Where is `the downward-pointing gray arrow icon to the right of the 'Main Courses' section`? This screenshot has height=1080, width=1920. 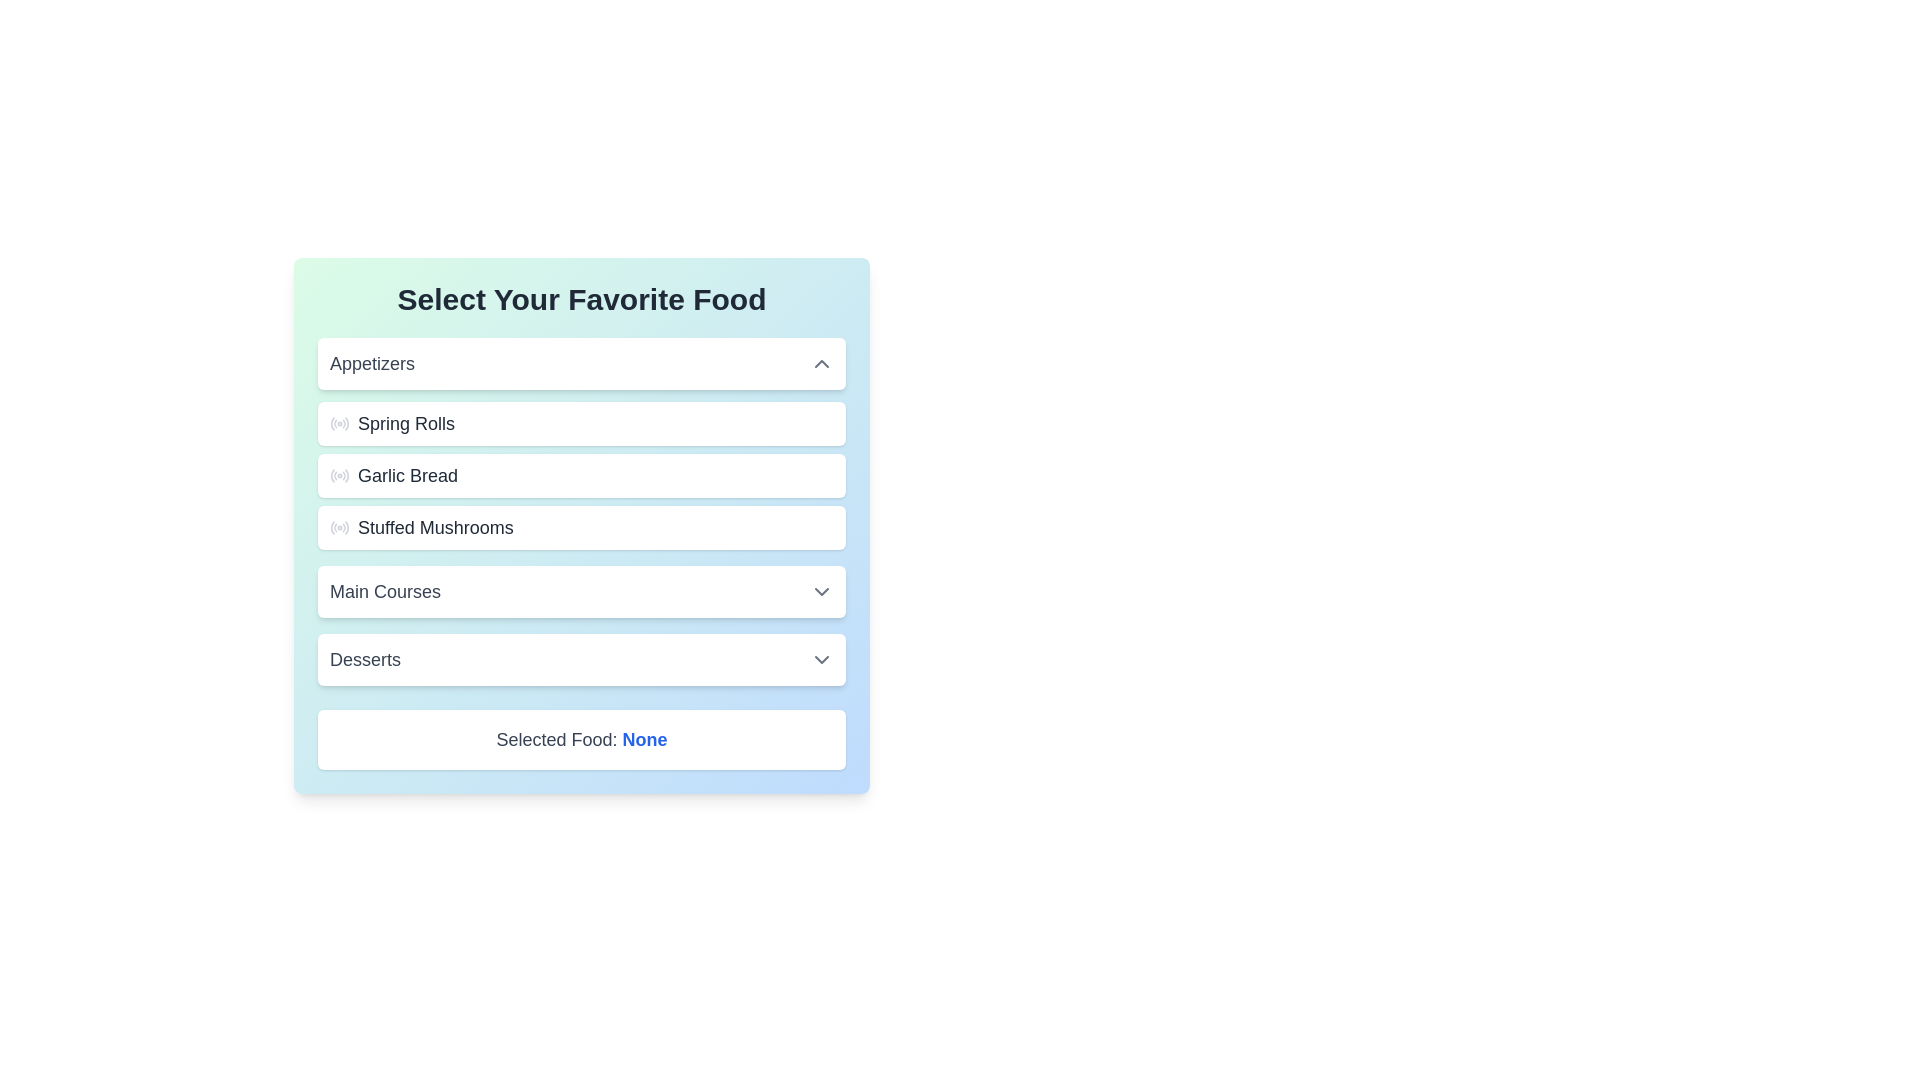 the downward-pointing gray arrow icon to the right of the 'Main Courses' section is located at coordinates (821, 590).